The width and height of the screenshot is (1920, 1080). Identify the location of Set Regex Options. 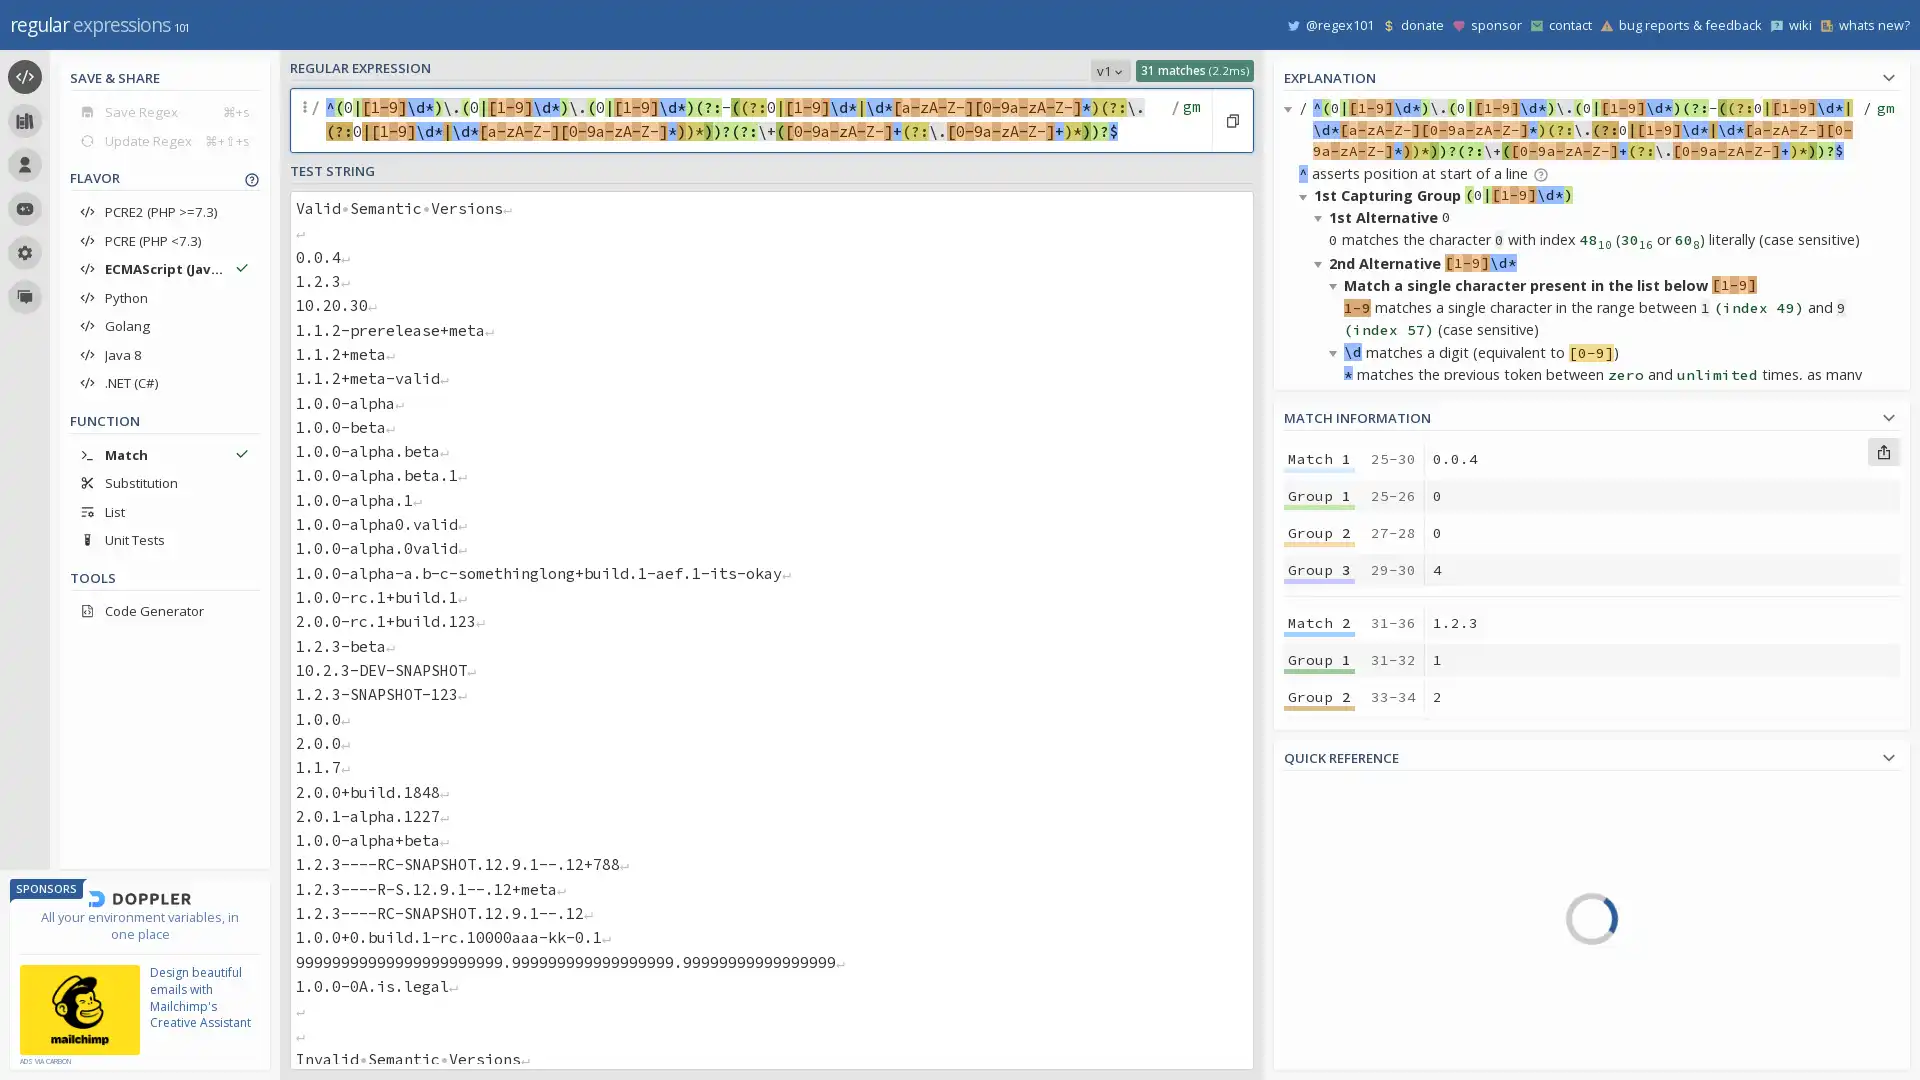
(1189, 120).